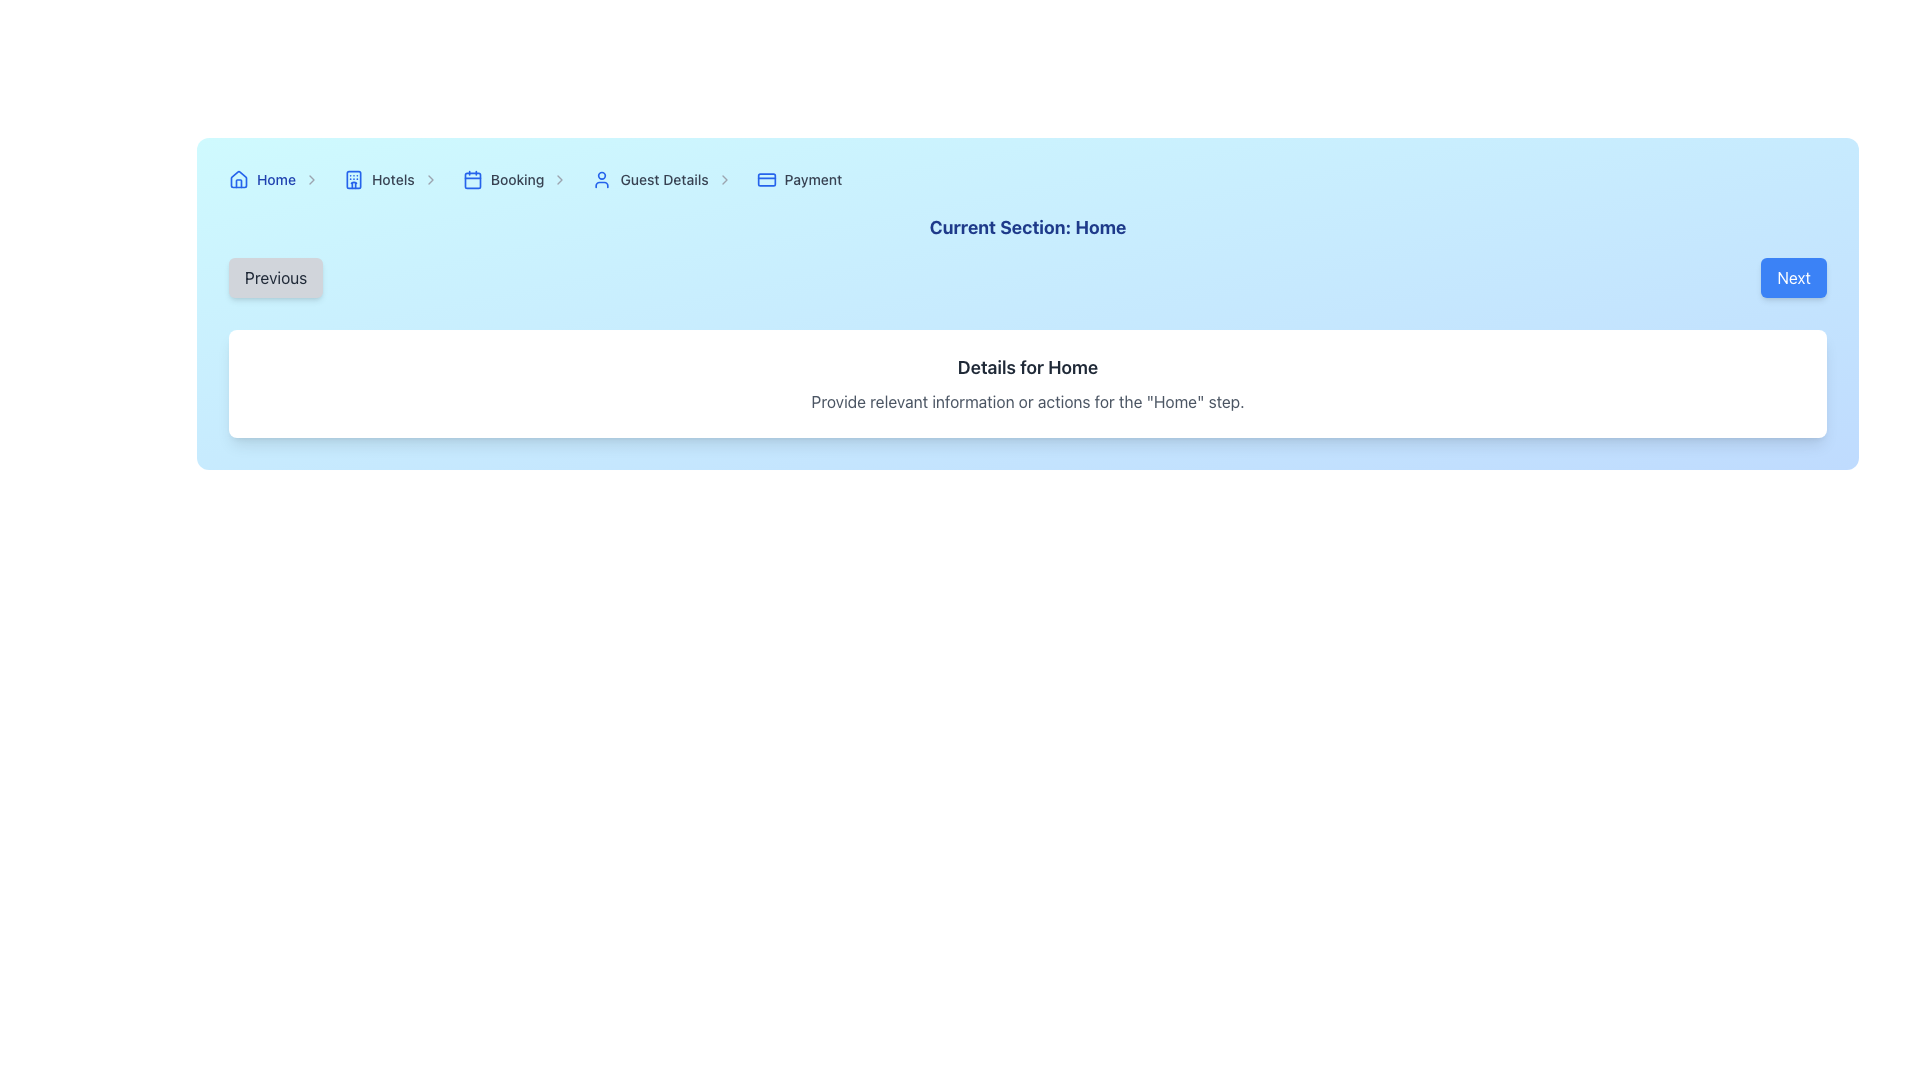 The image size is (1920, 1080). Describe the element at coordinates (395, 180) in the screenshot. I see `the breadcrumb navigation item labeled 'Hotels'` at that location.